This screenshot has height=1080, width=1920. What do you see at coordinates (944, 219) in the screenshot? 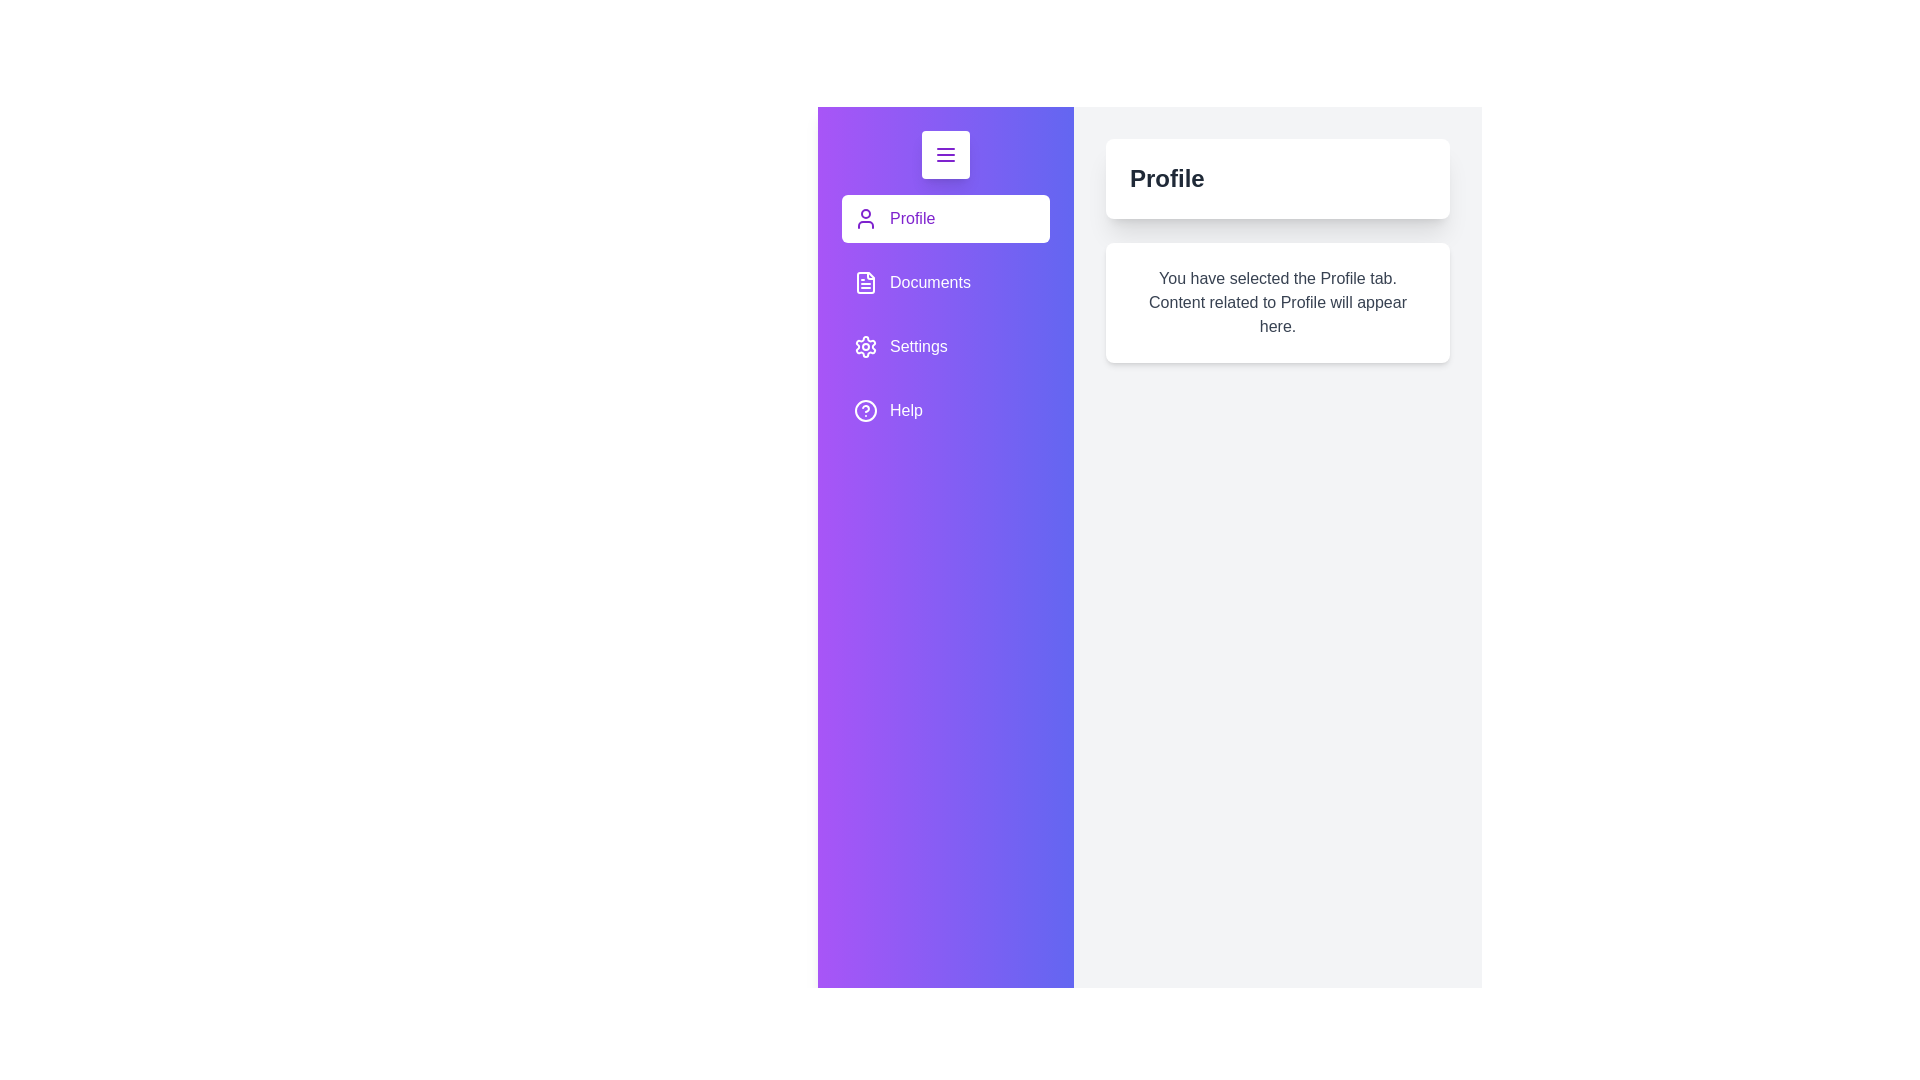
I see `the Profile tab to view its content` at bounding box center [944, 219].